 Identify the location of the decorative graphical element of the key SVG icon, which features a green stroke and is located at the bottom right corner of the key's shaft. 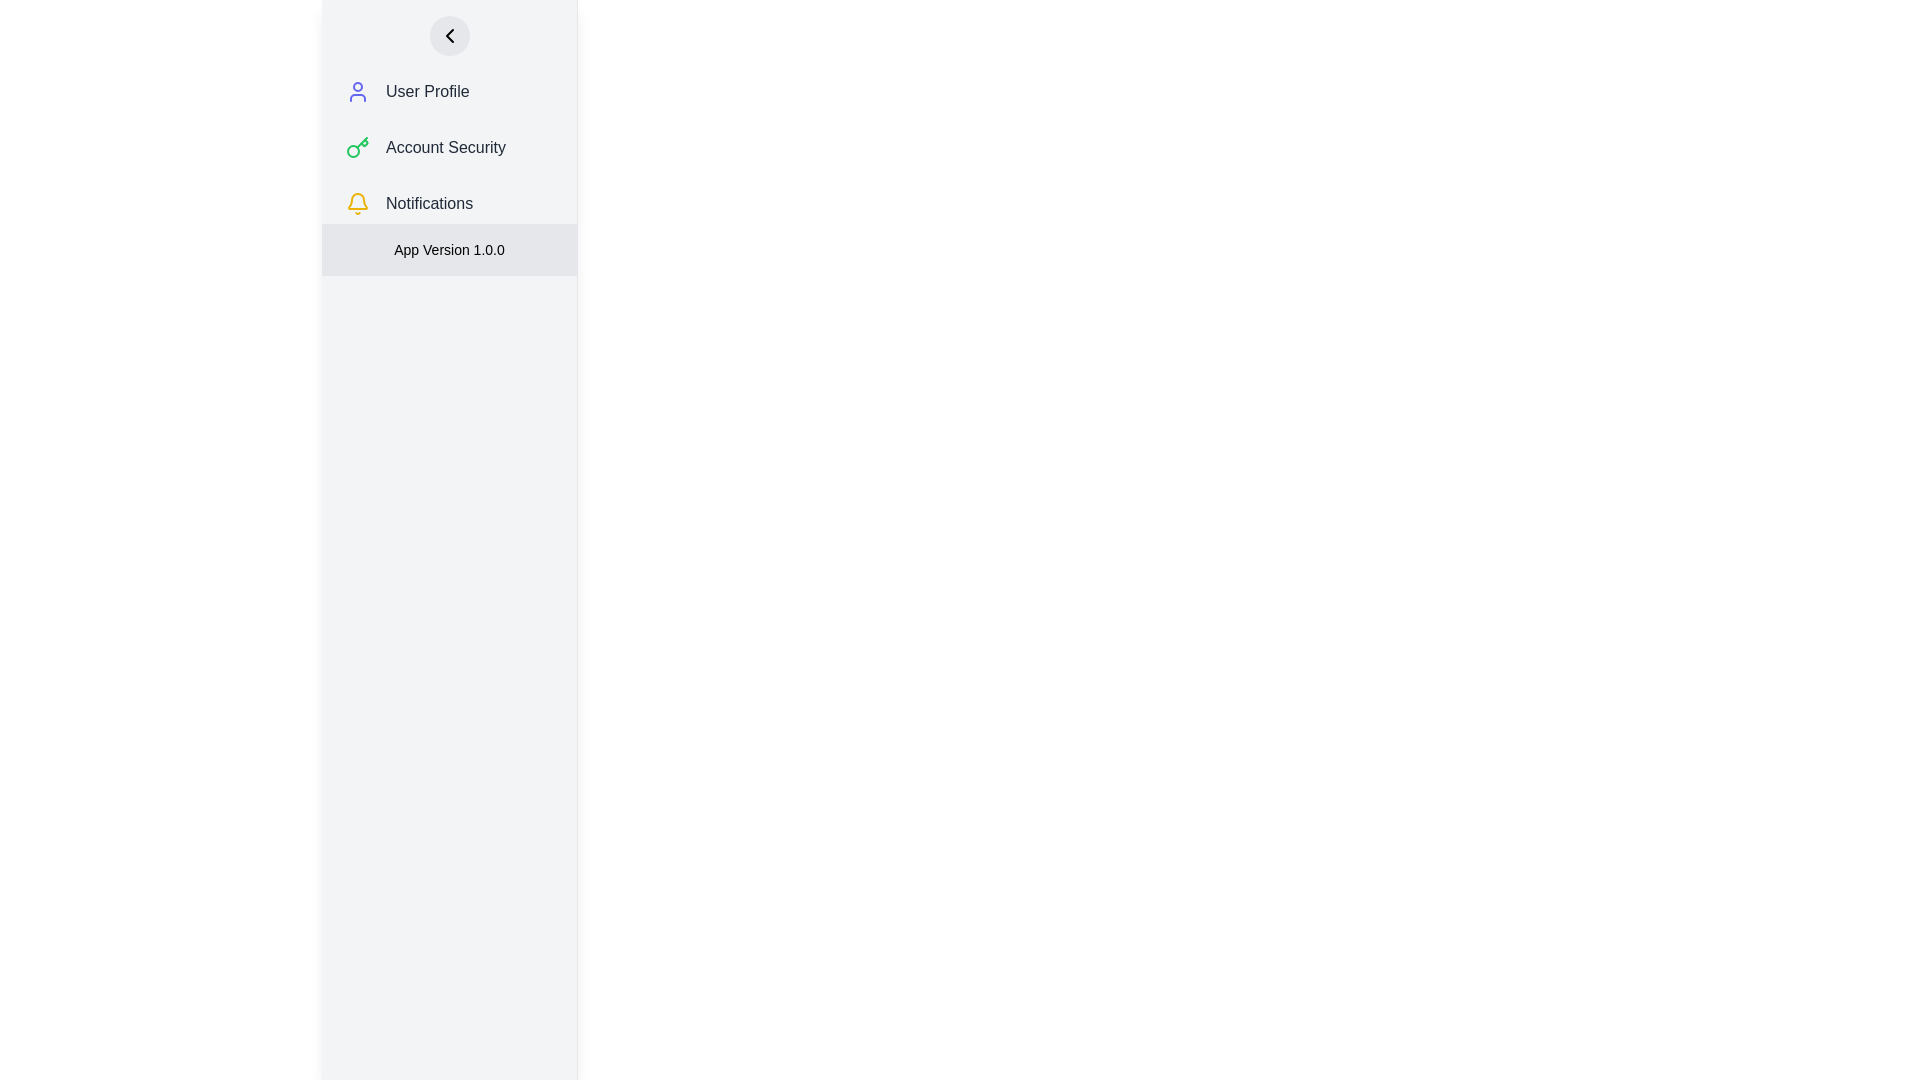
(362, 141).